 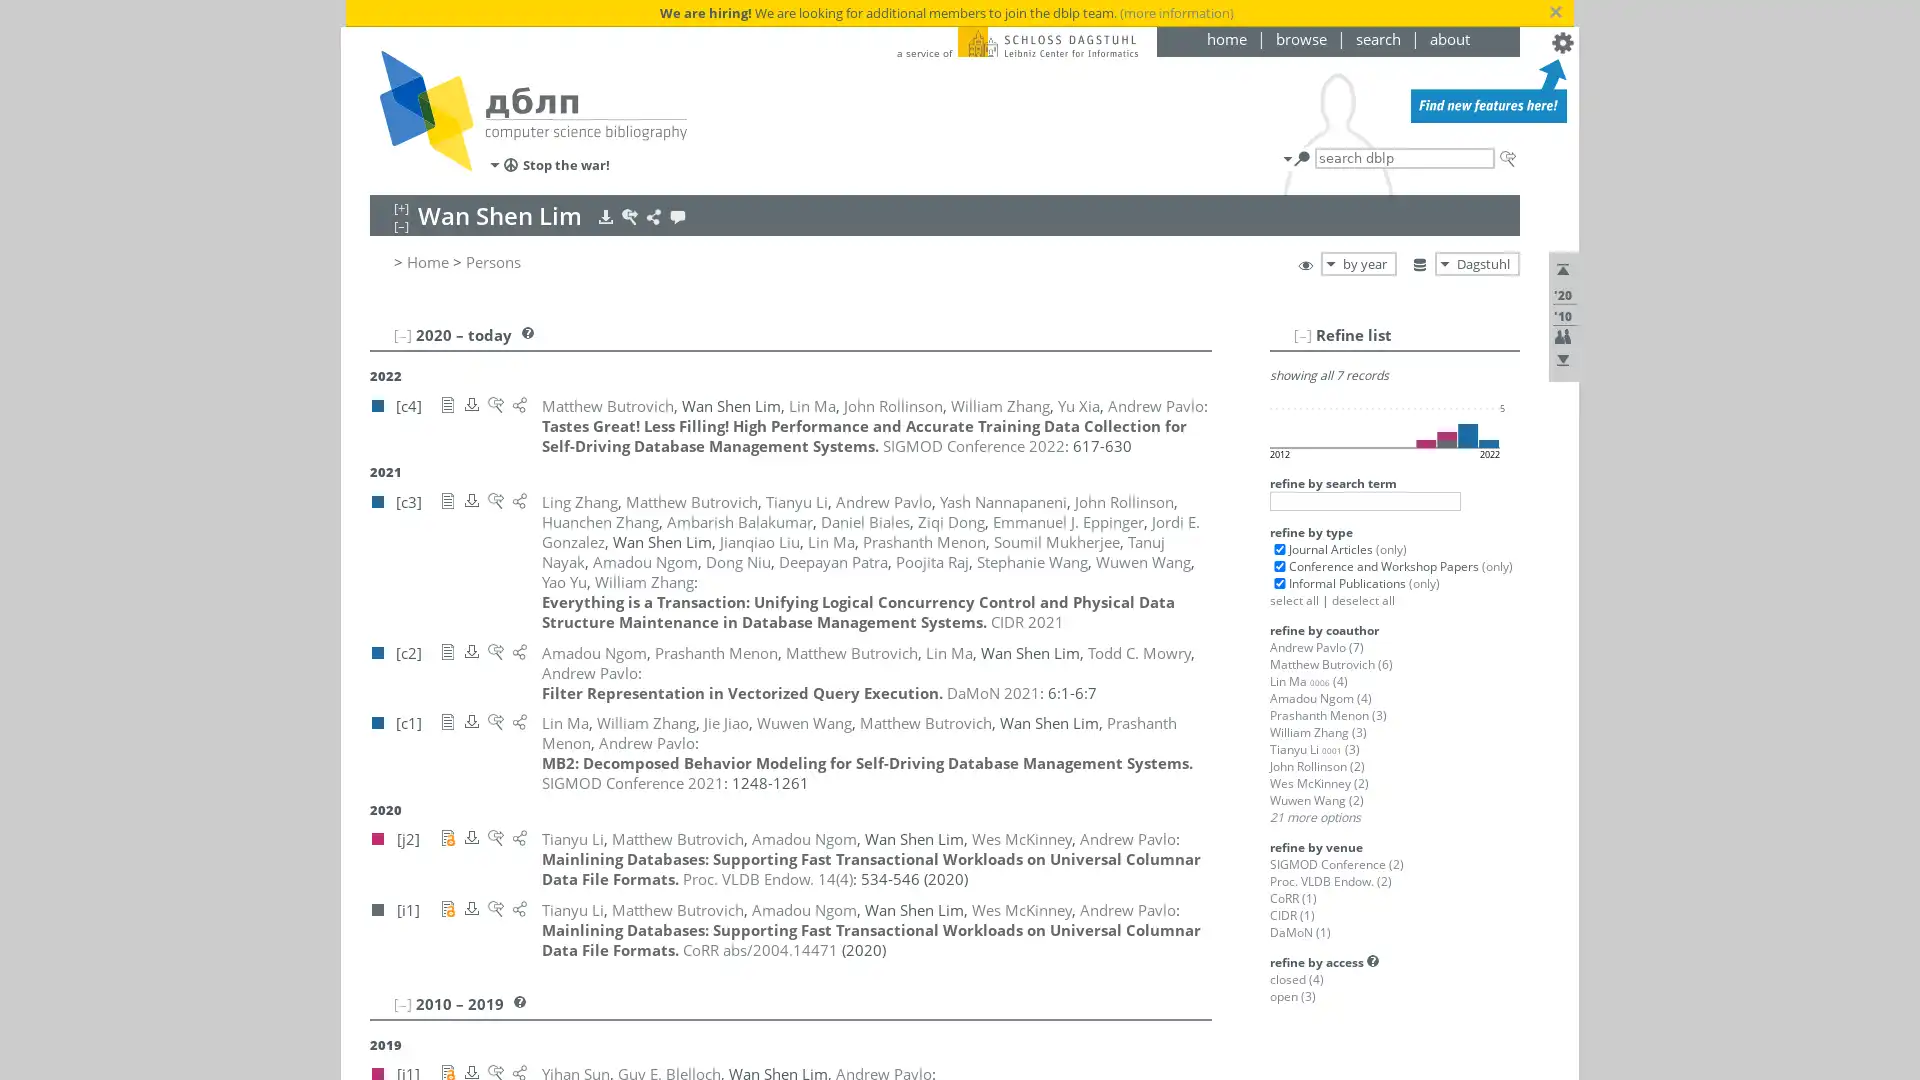 What do you see at coordinates (1496, 566) in the screenshot?
I see `(only)` at bounding box center [1496, 566].